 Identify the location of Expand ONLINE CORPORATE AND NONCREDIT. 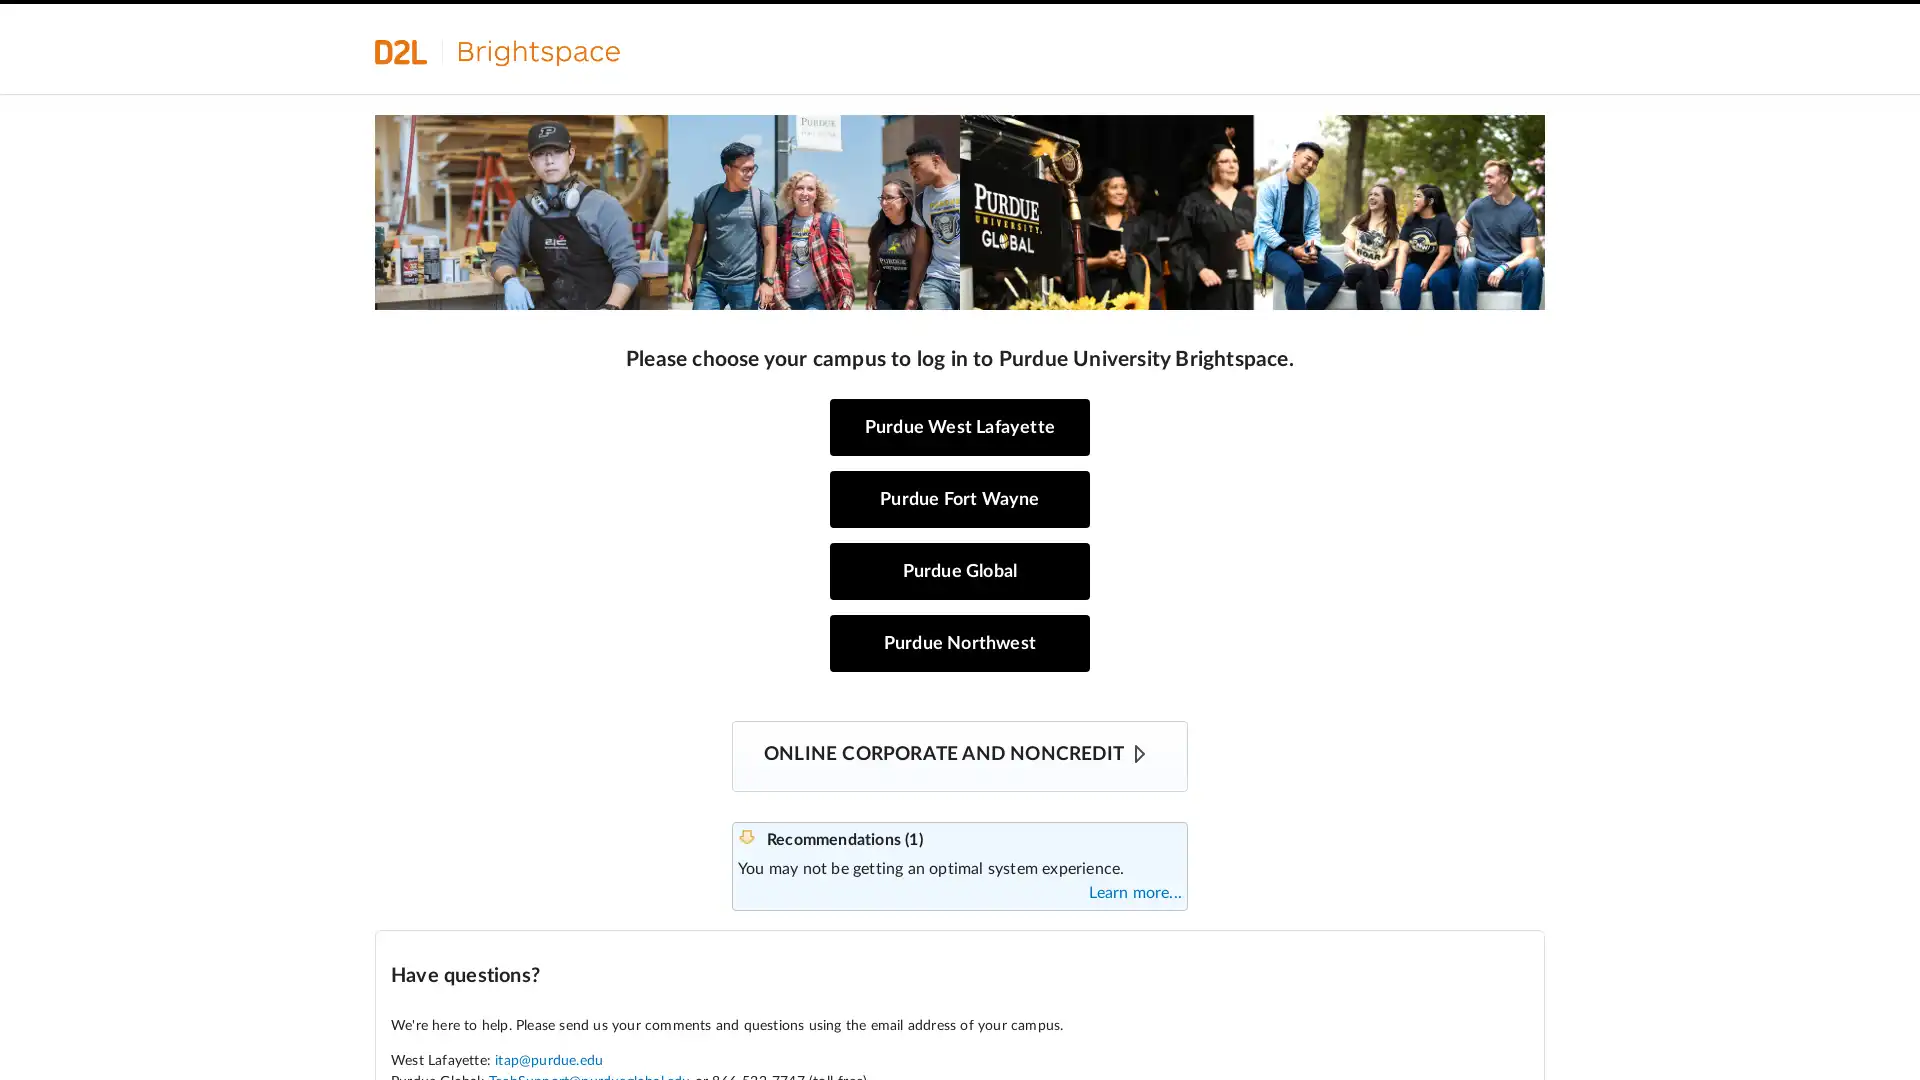
(1140, 753).